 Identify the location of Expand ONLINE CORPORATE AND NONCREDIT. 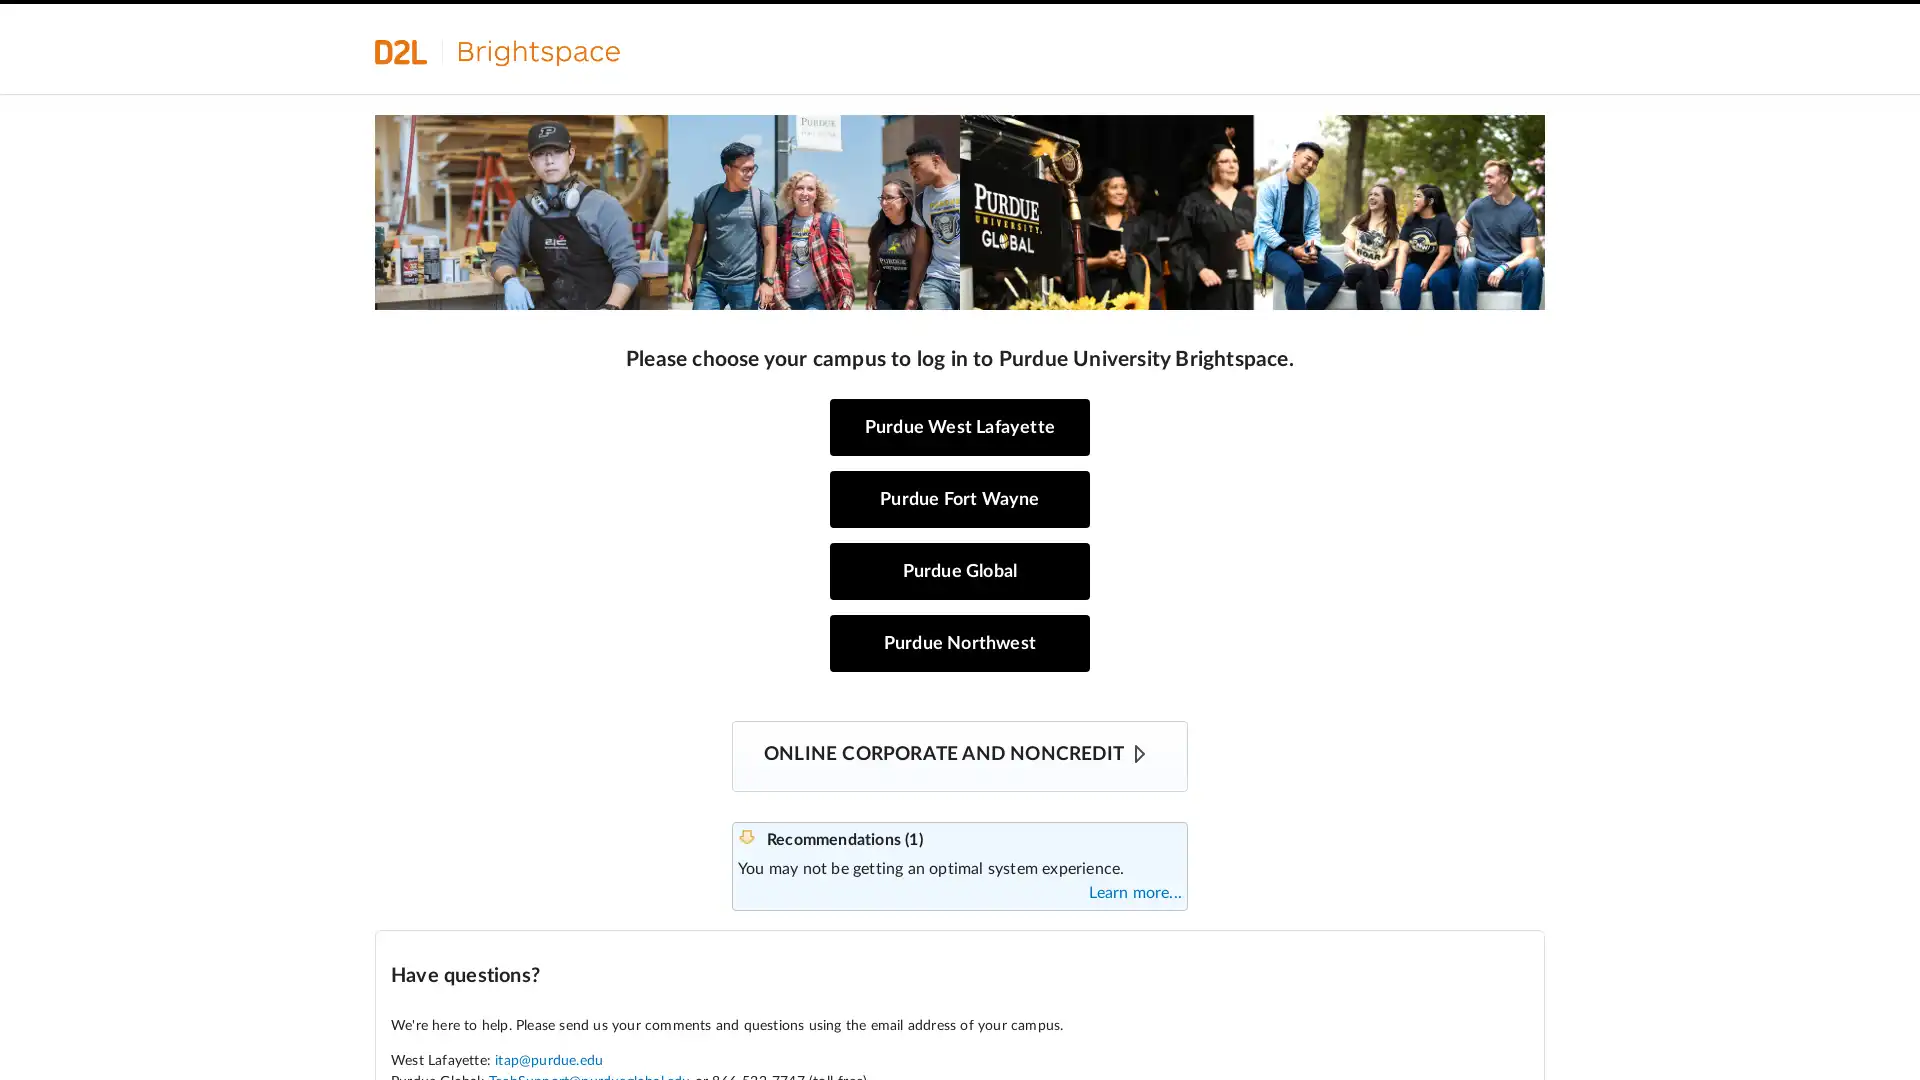
(1140, 753).